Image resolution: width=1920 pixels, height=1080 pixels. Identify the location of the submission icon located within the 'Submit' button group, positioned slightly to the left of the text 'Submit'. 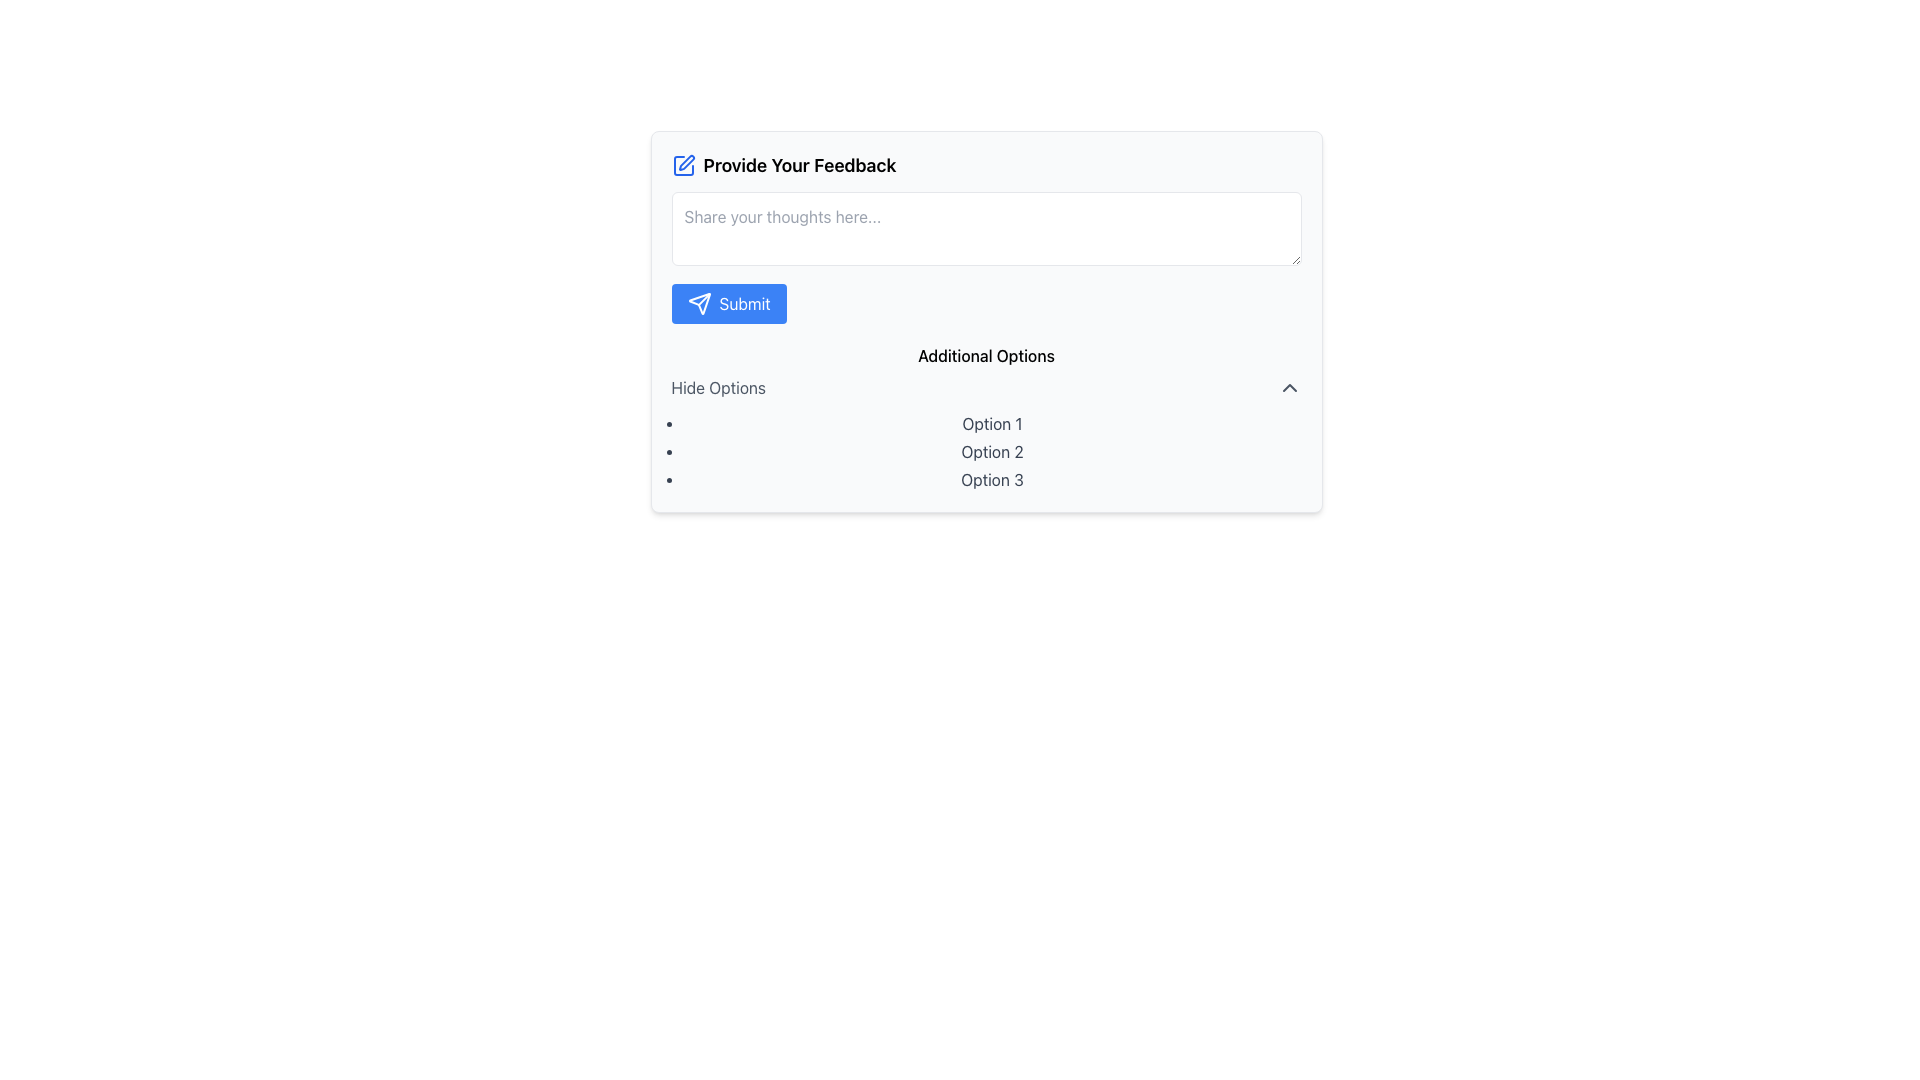
(699, 304).